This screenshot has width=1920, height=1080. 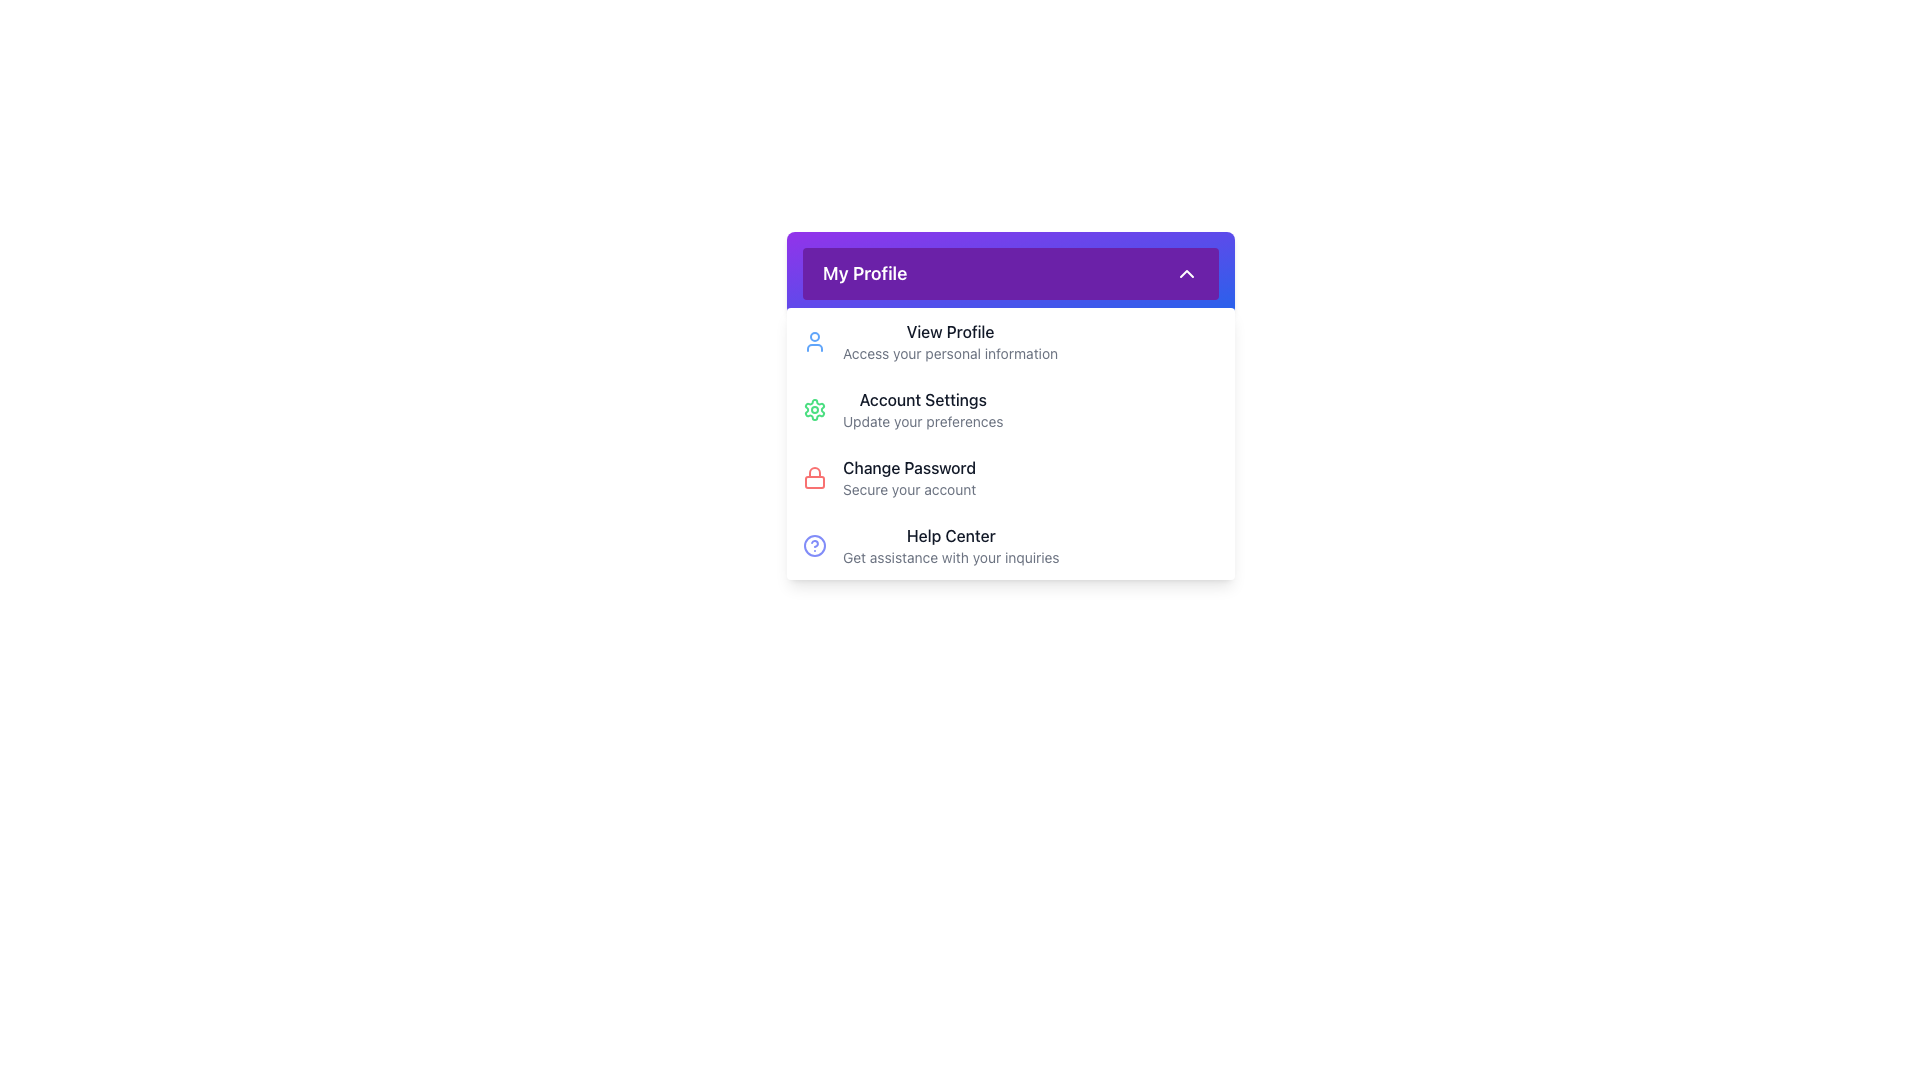 What do you see at coordinates (1011, 546) in the screenshot?
I see `the 'Help Center' Navigation Item at the bottom of the dropdown menu under 'My Profile'` at bounding box center [1011, 546].